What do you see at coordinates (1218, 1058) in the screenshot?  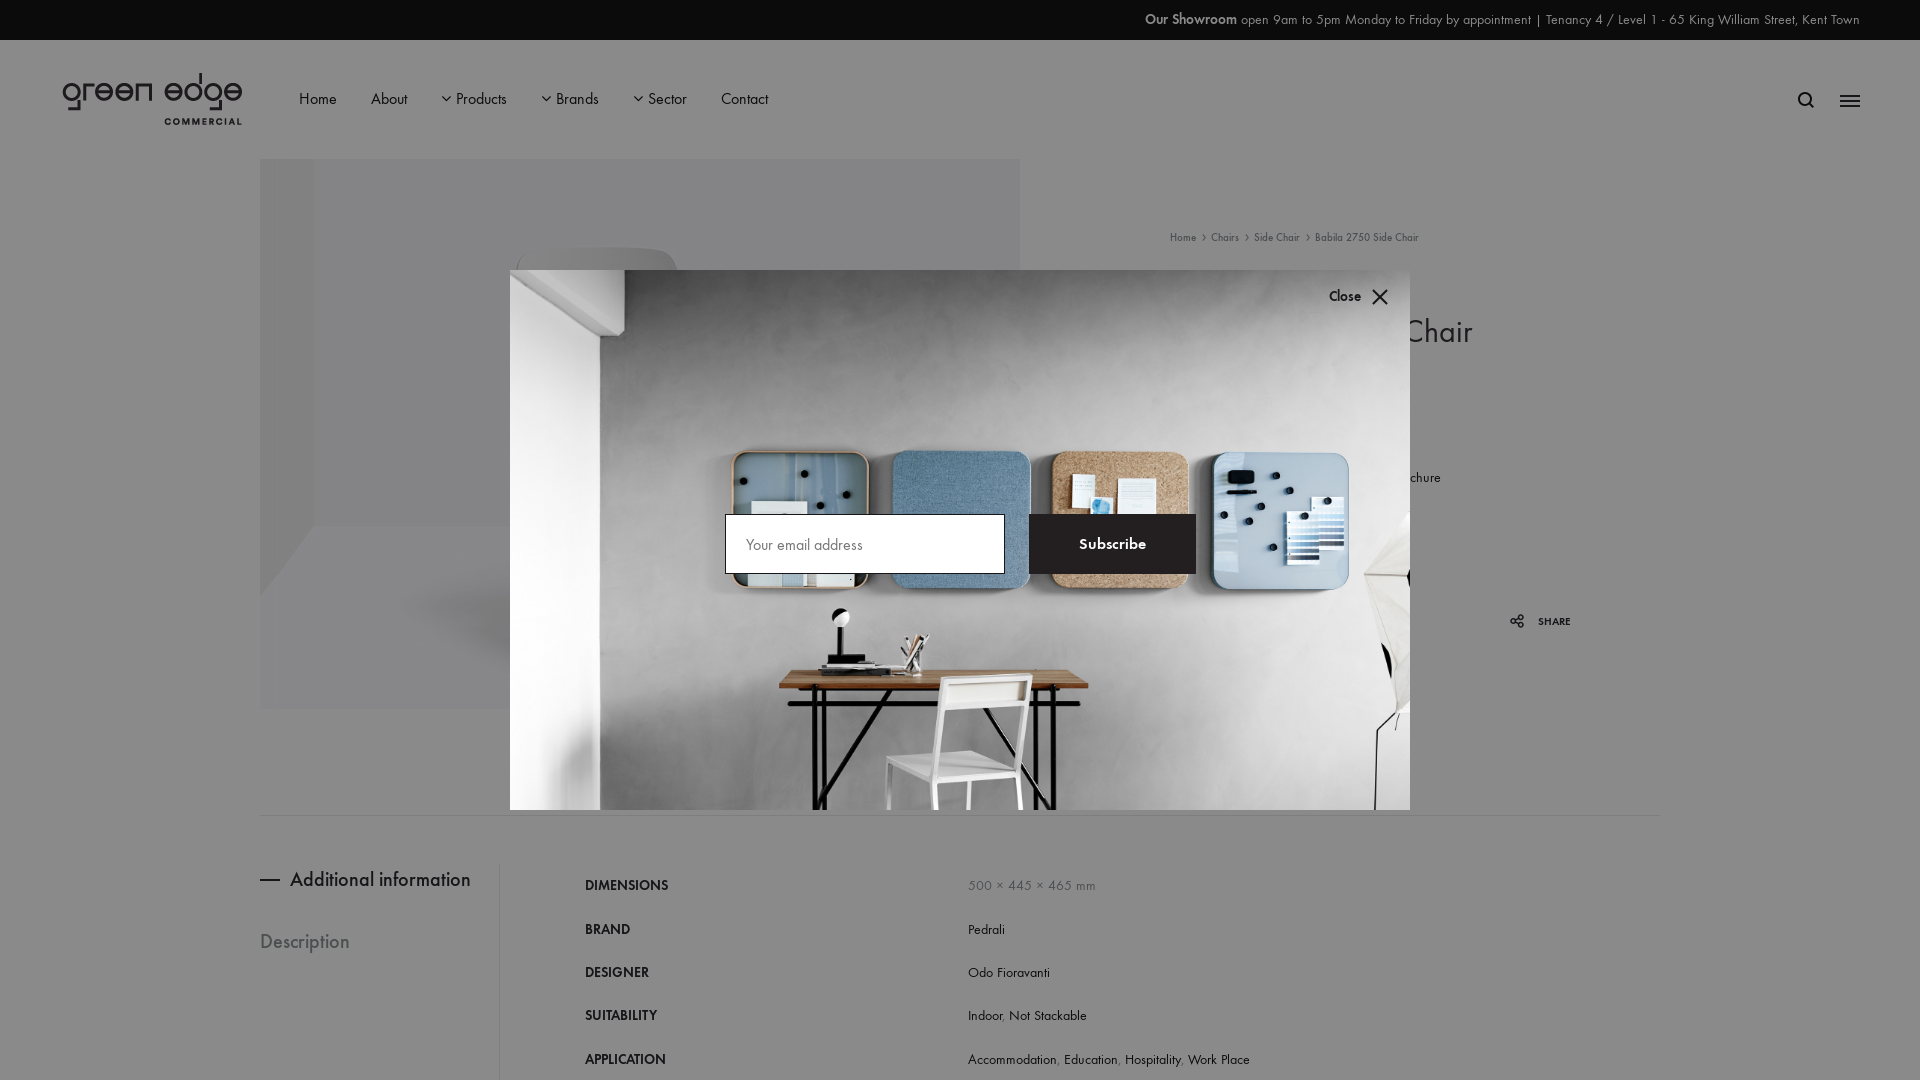 I see `'Work Place'` at bounding box center [1218, 1058].